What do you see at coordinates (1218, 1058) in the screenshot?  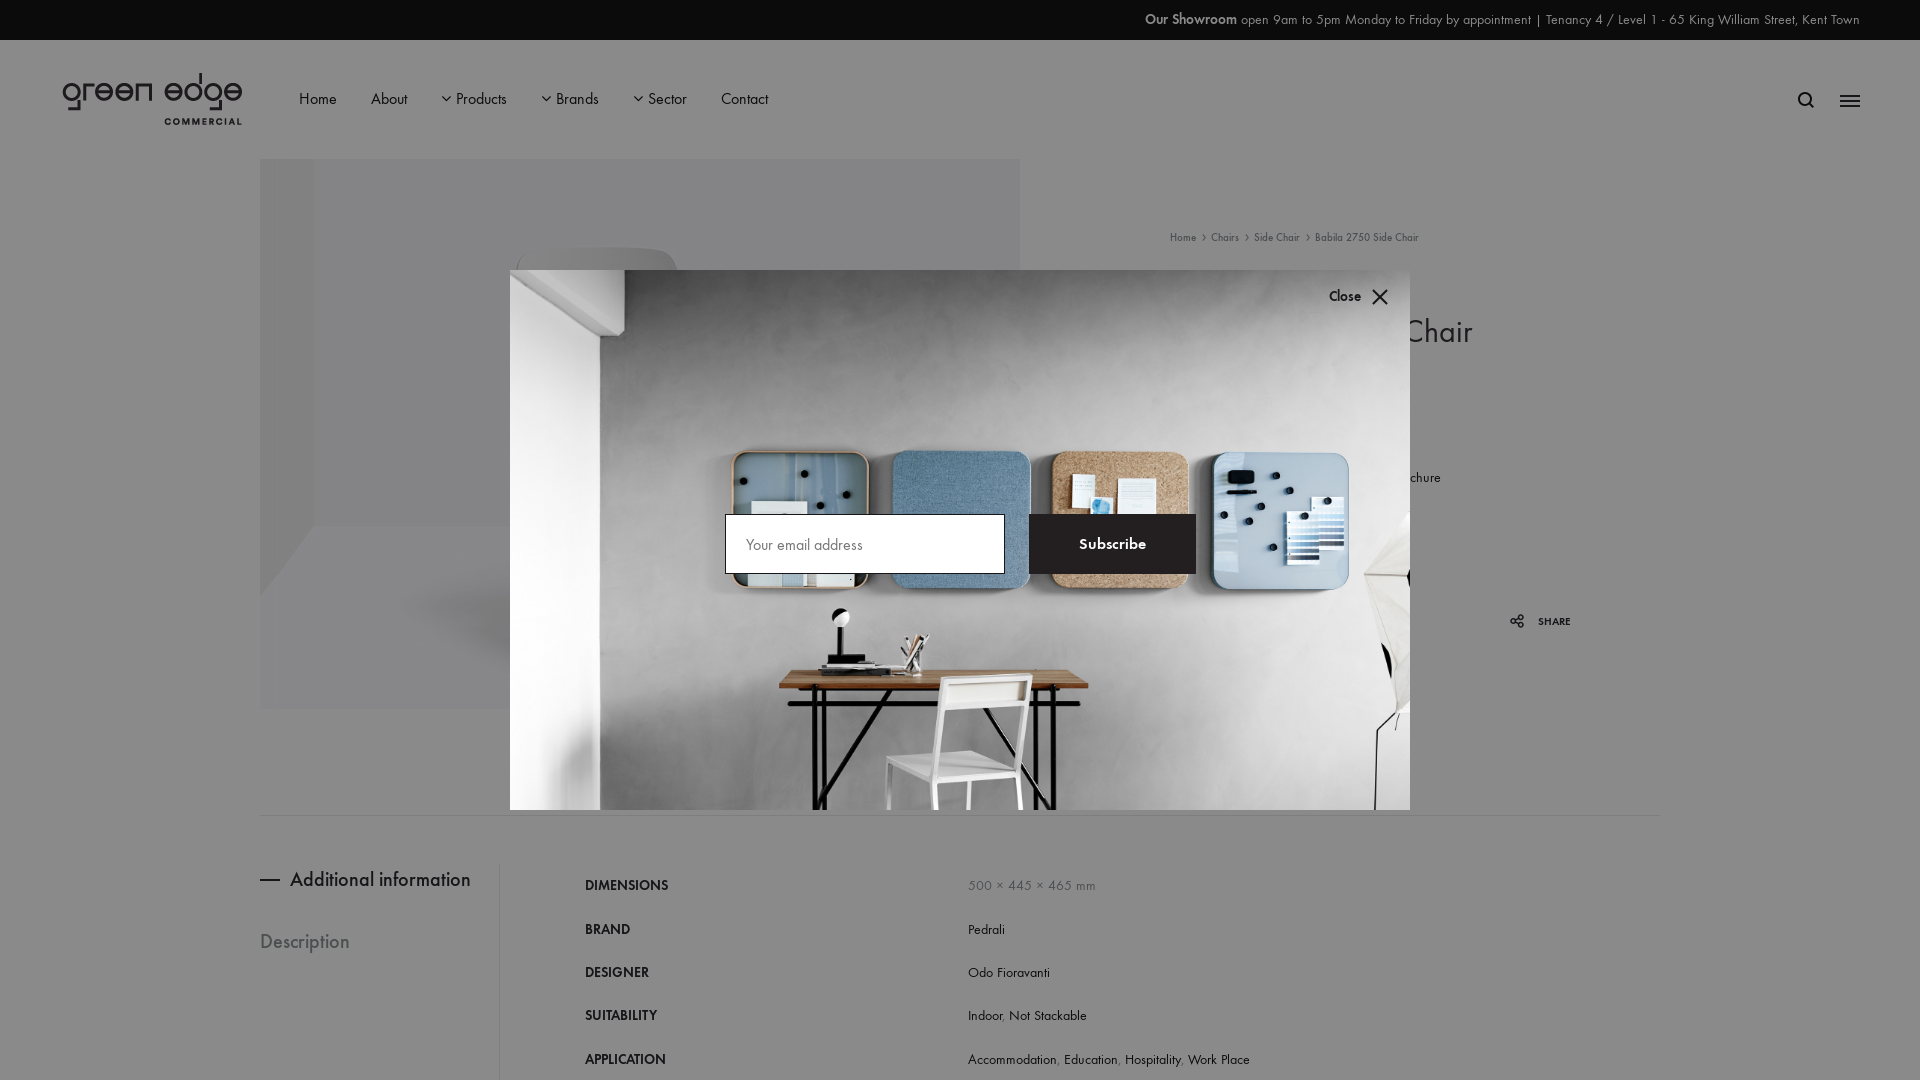 I see `'Work Place'` at bounding box center [1218, 1058].